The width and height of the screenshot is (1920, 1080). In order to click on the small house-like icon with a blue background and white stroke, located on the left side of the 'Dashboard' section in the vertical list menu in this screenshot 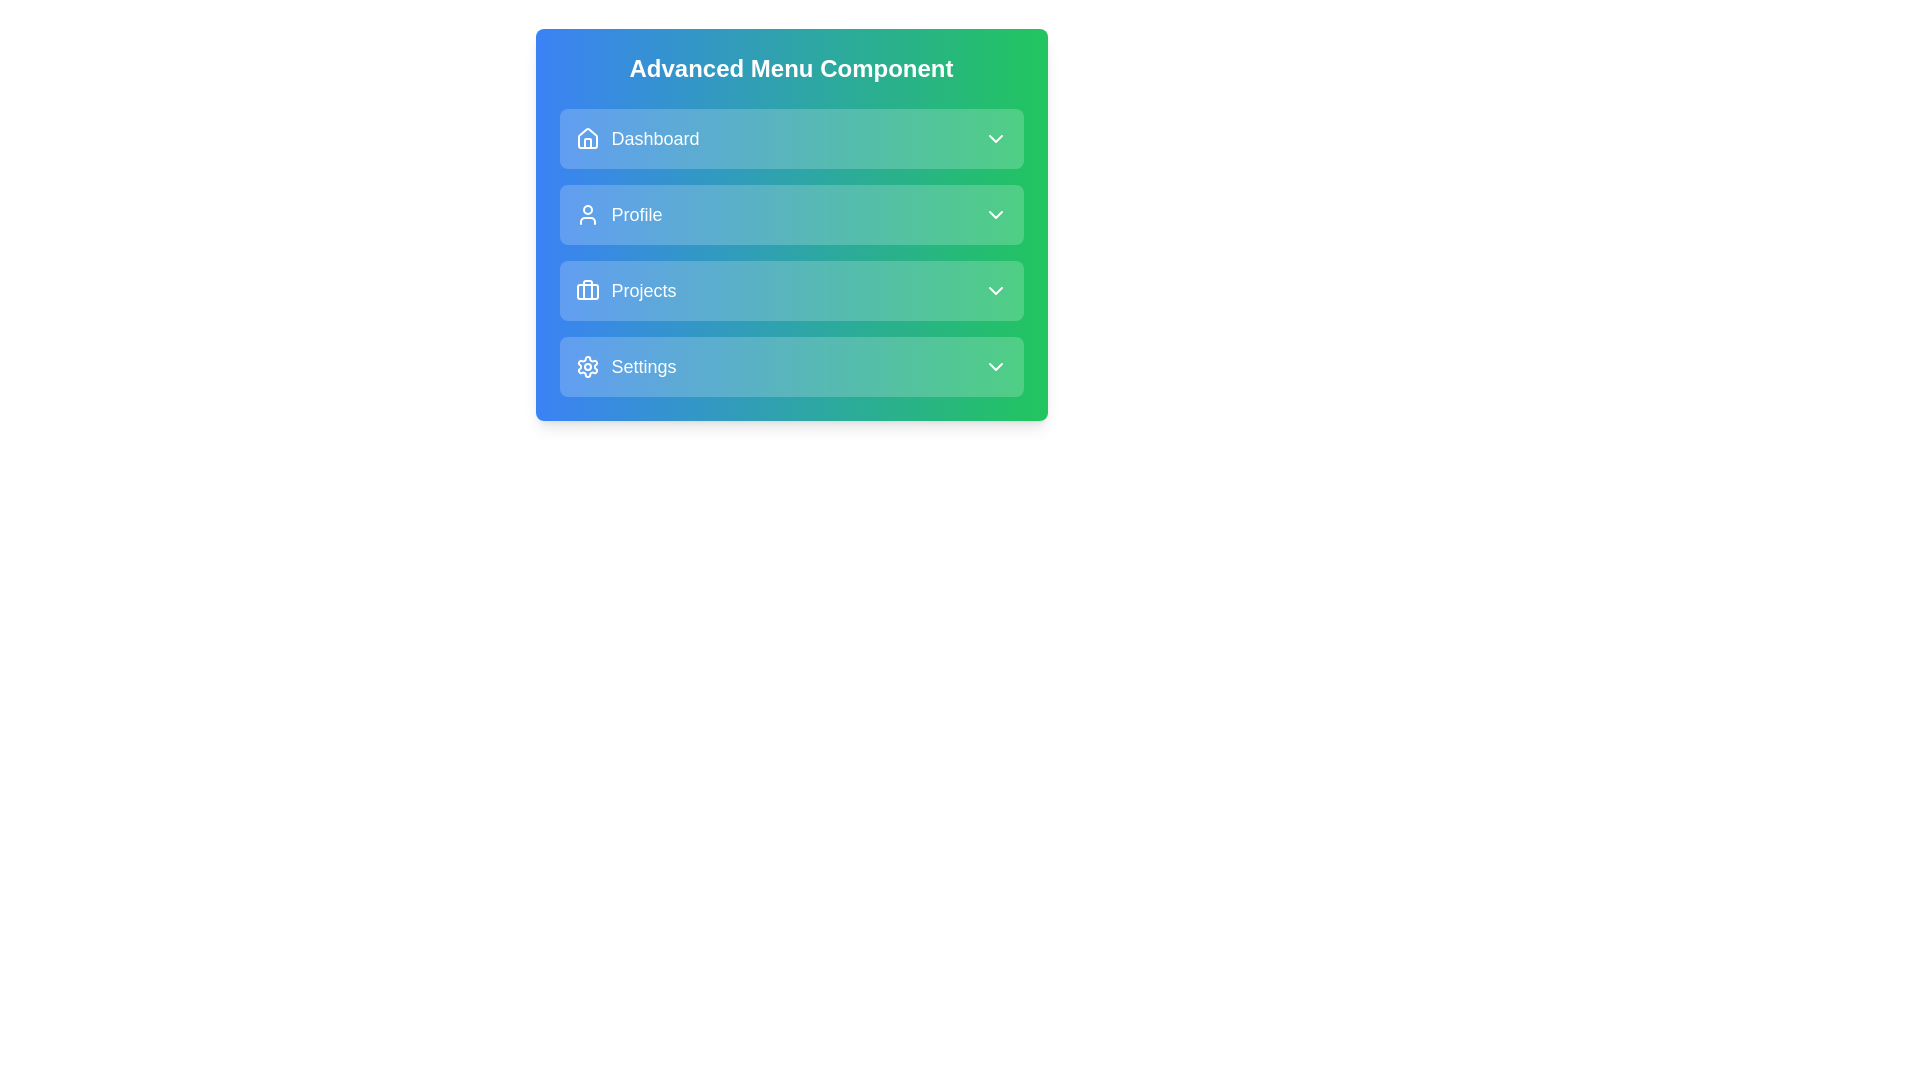, I will do `click(586, 137)`.